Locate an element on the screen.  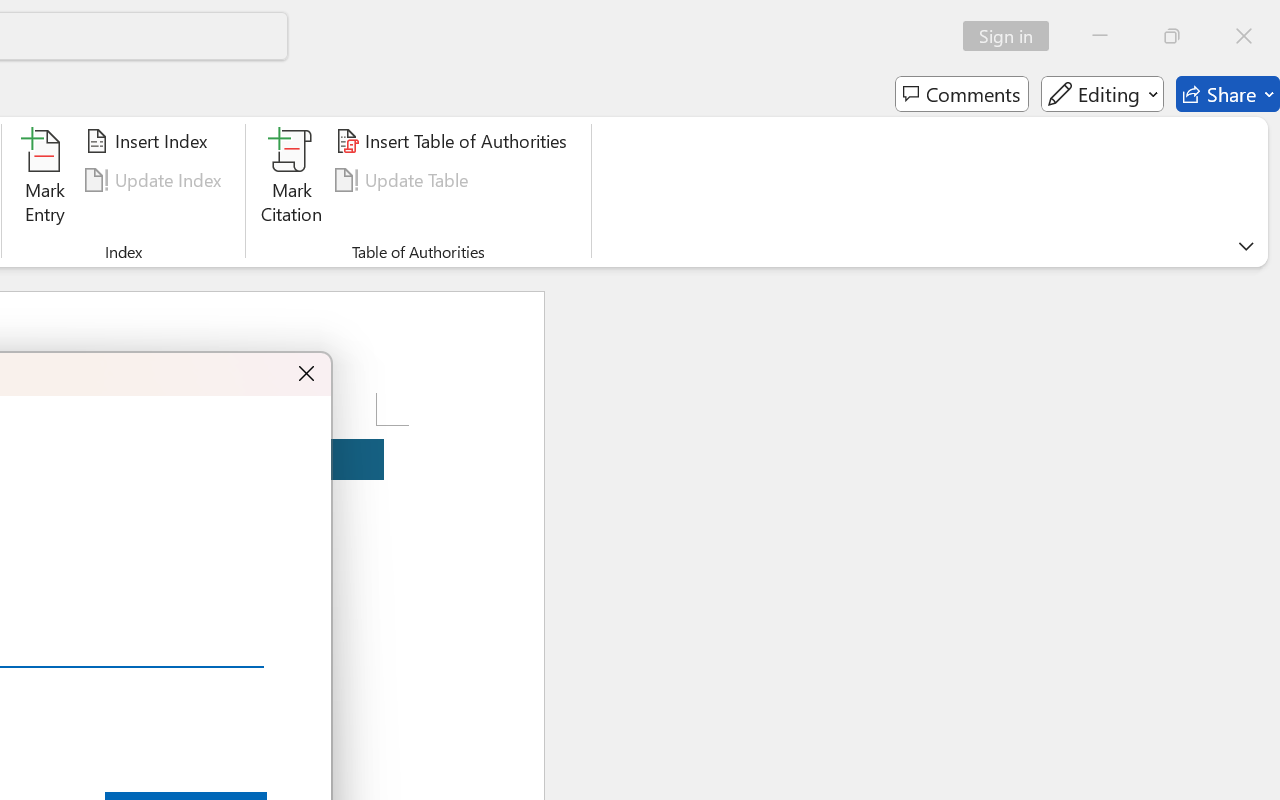
'Editing' is located at coordinates (1101, 94).